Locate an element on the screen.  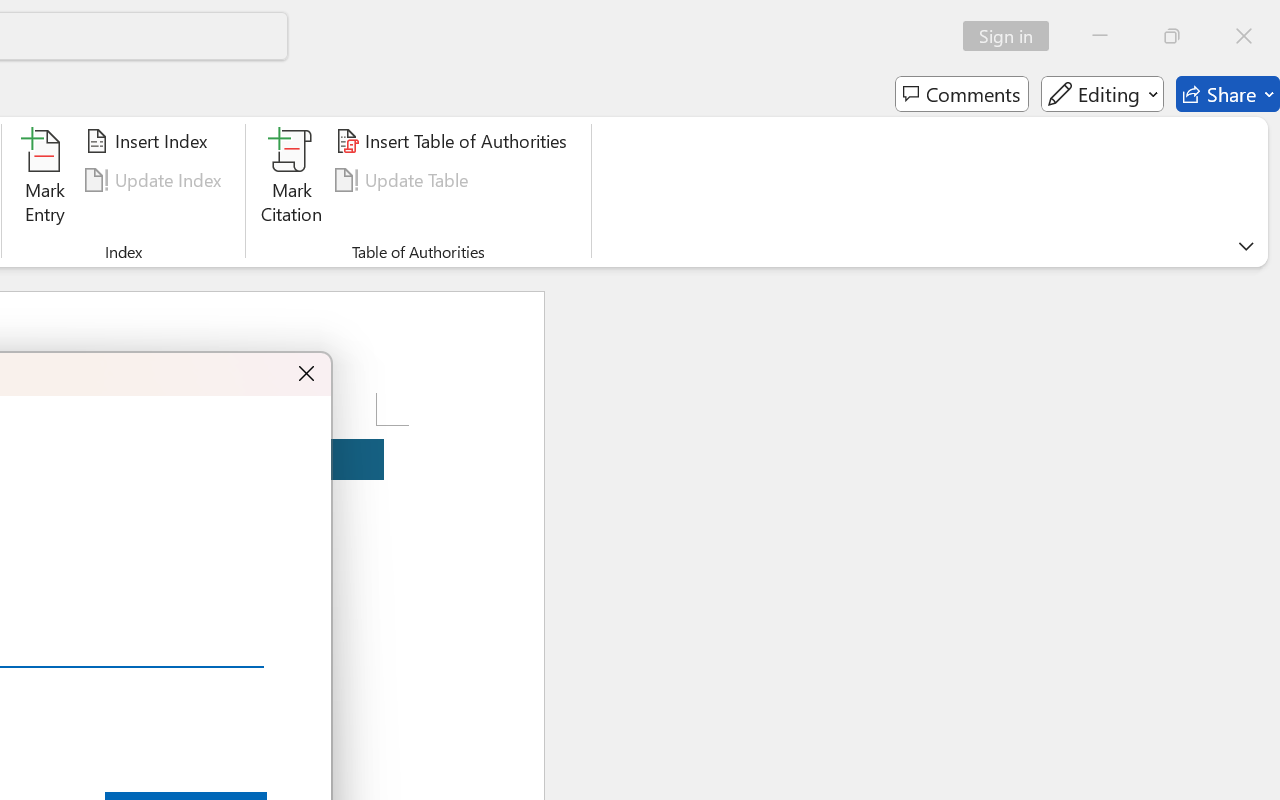
'Editing' is located at coordinates (1101, 94).